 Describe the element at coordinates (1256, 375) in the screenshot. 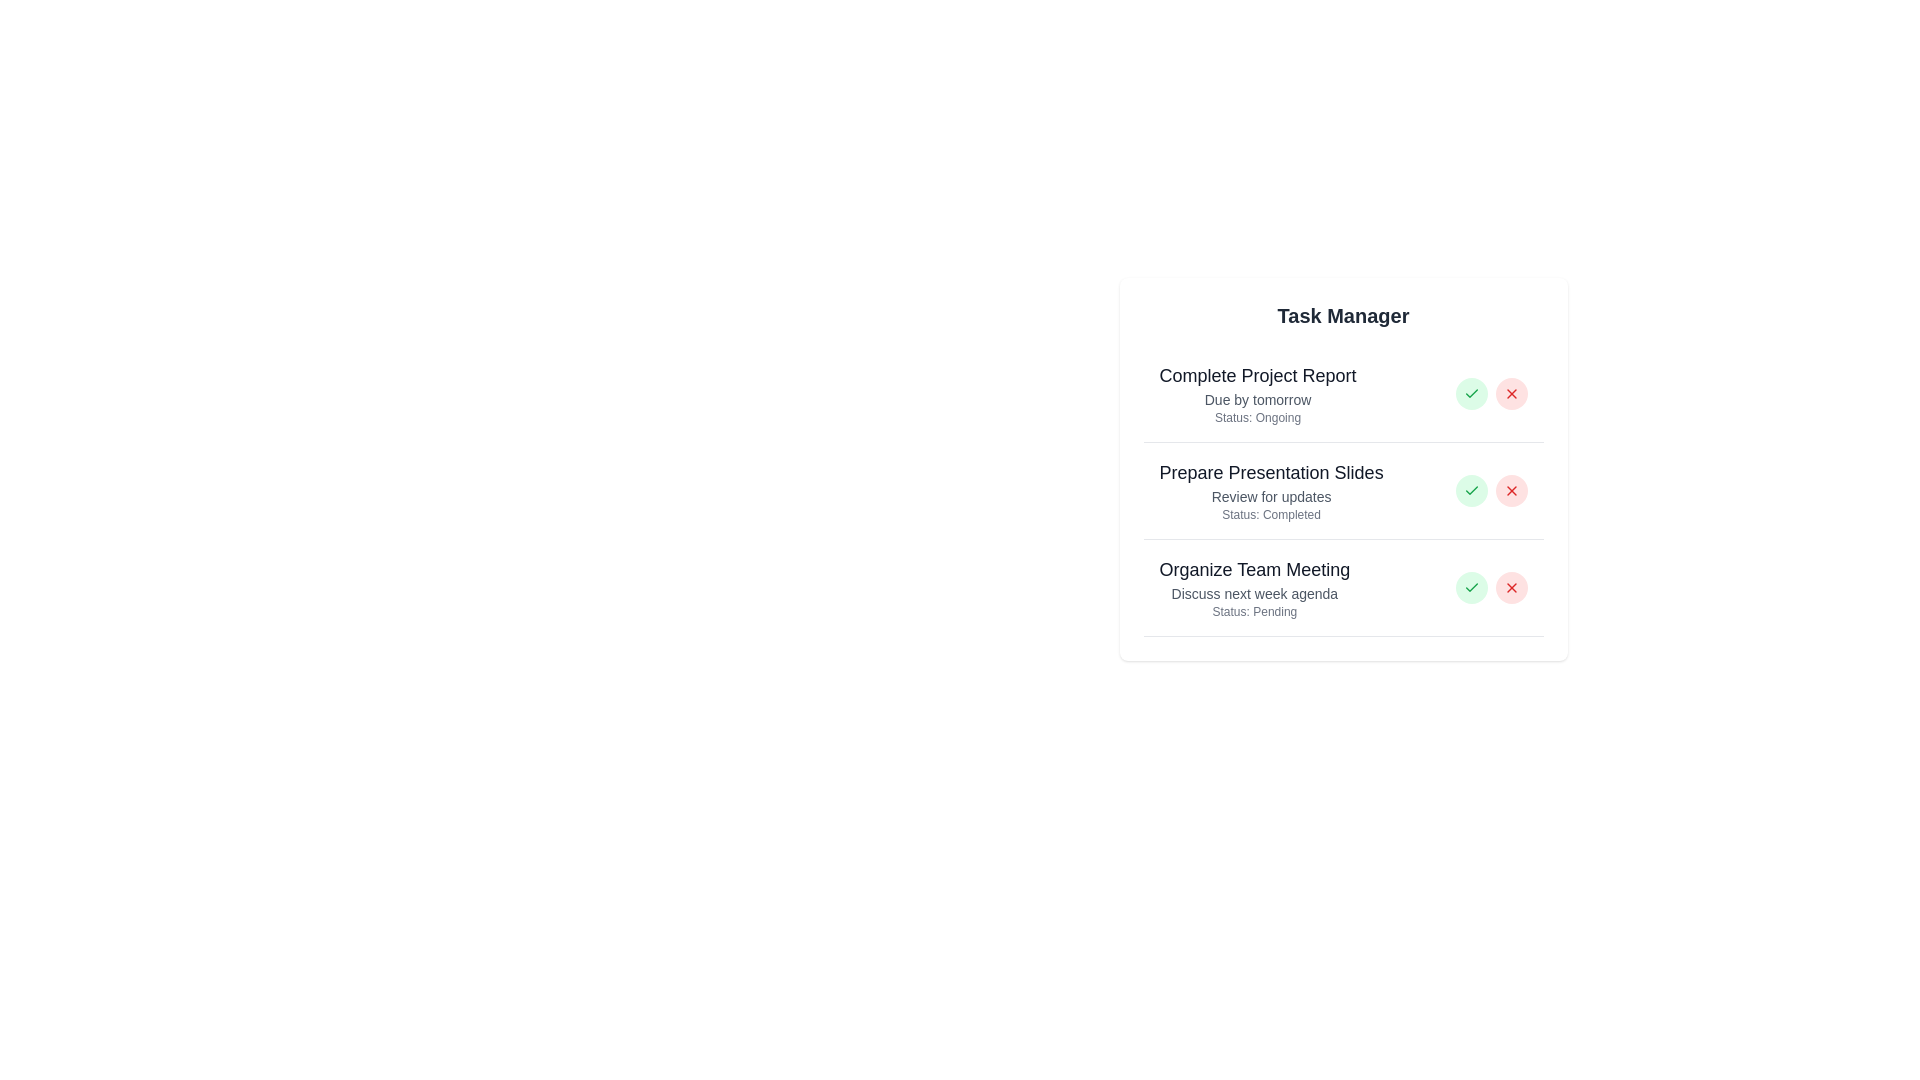

I see `the text label that describes the task item in the task management list, located at the top-left corner above 'Due by tomorrow' and 'Status: ongoing'` at that location.